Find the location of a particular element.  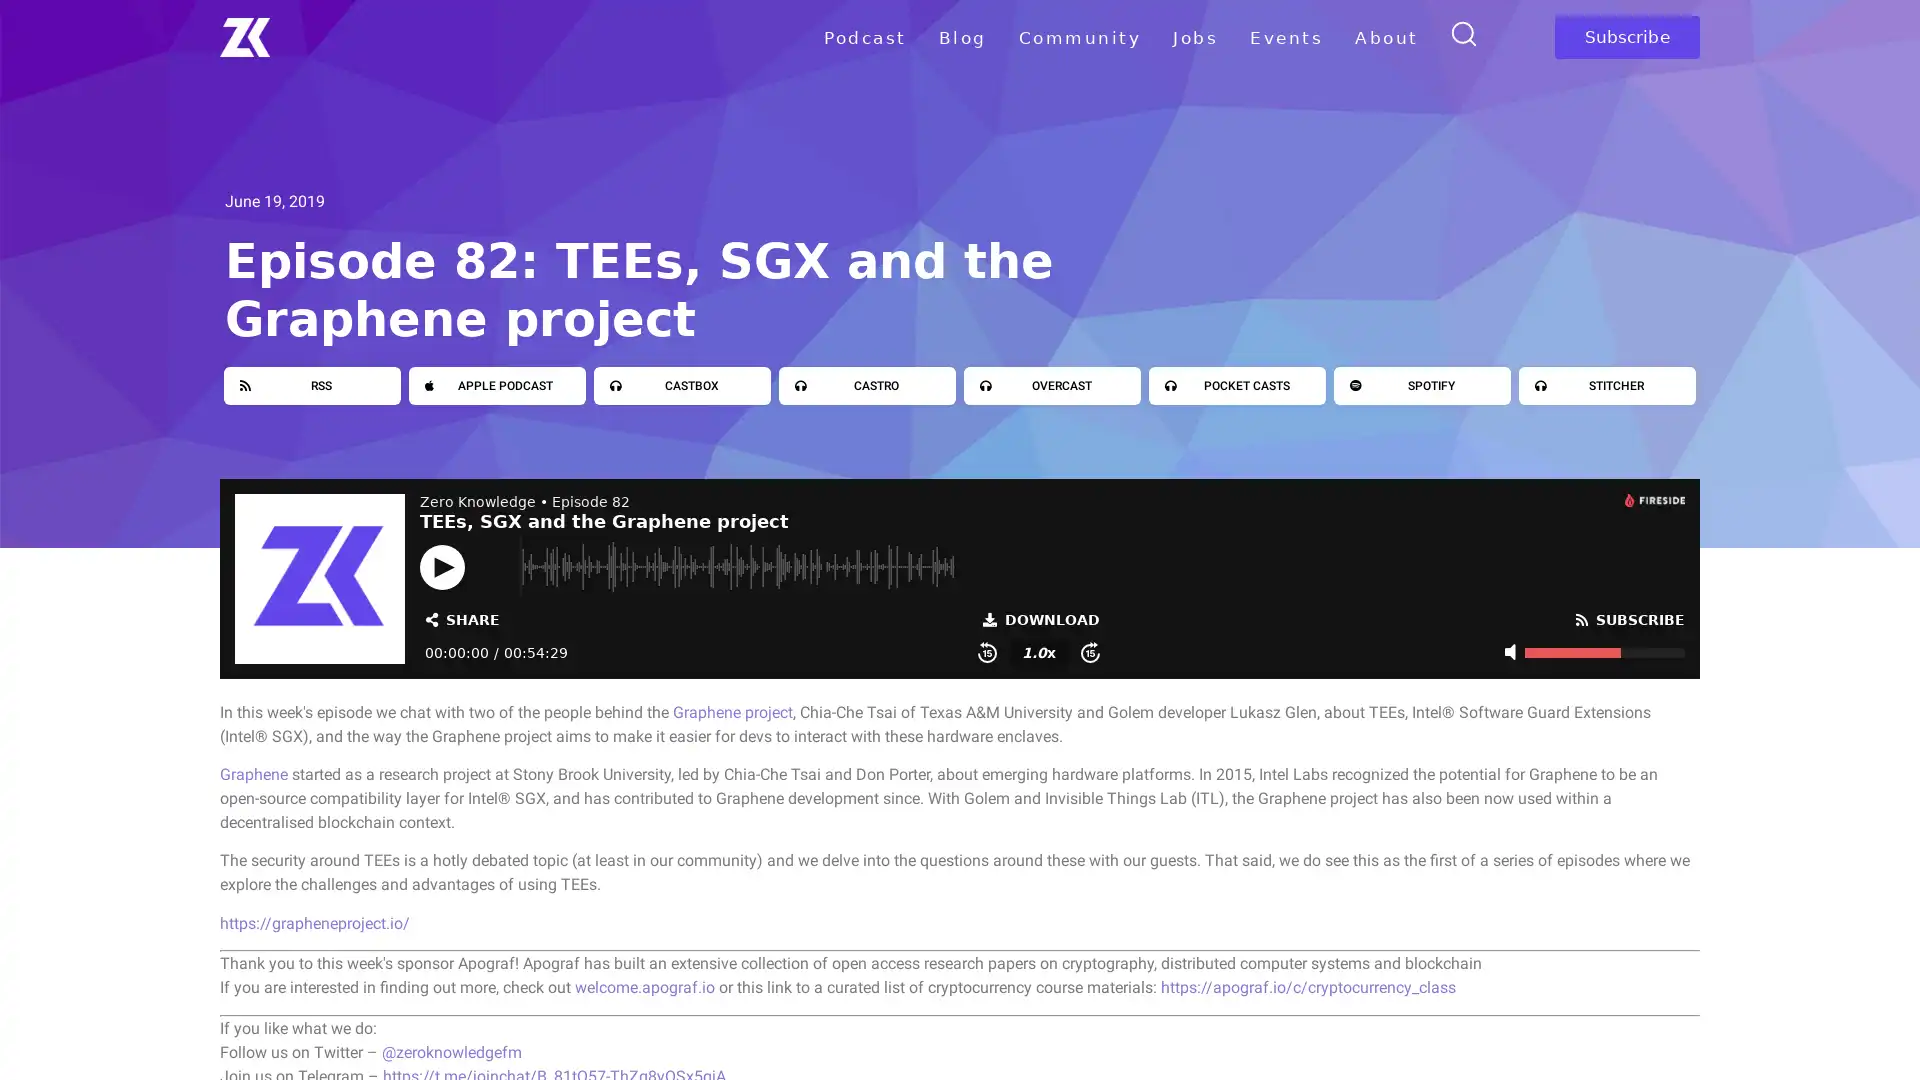

OVERCAST is located at coordinates (1051, 385).